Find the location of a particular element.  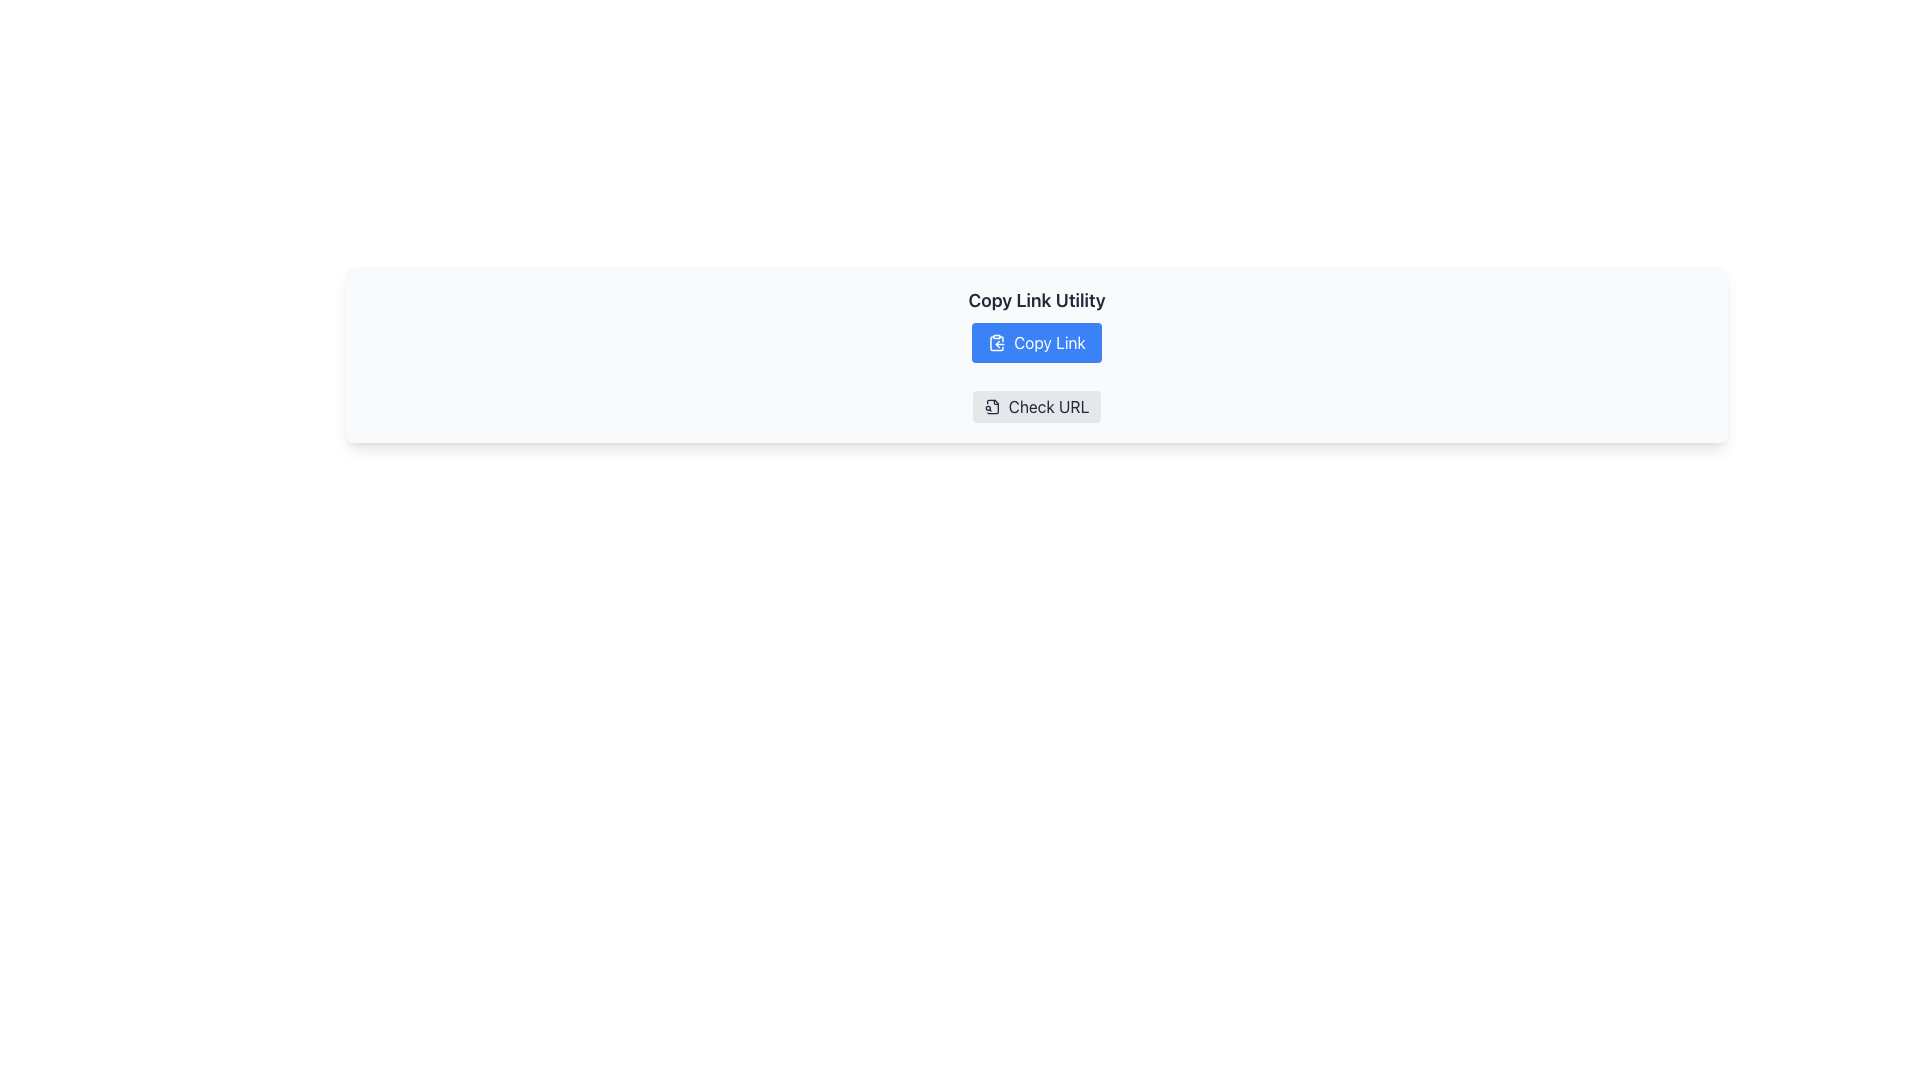

the small clipboard icon located to the left of the 'Copy Link' button, which is styled with thin lines and is positioned in the top-middle portion of the interface is located at coordinates (997, 342).